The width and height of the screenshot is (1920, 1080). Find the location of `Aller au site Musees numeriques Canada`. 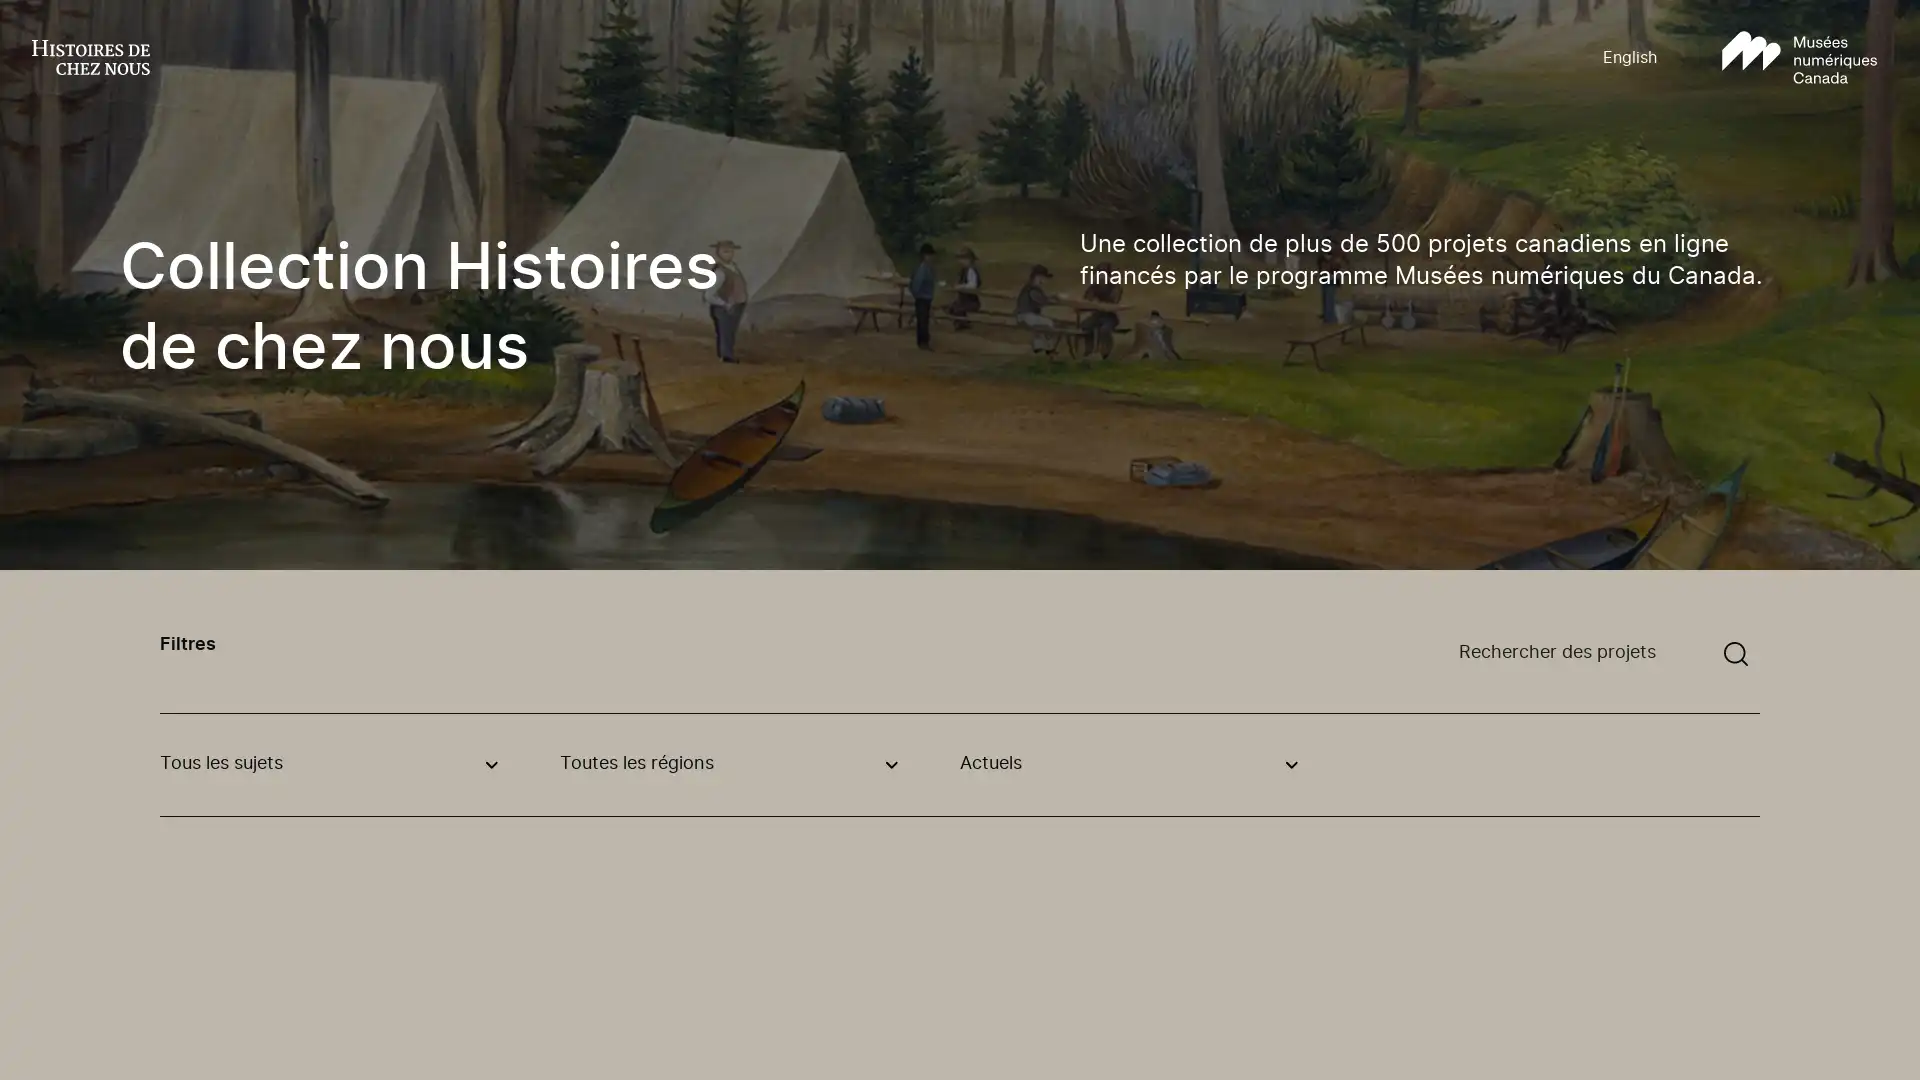

Aller au site Musees numeriques Canada is located at coordinates (1799, 57).